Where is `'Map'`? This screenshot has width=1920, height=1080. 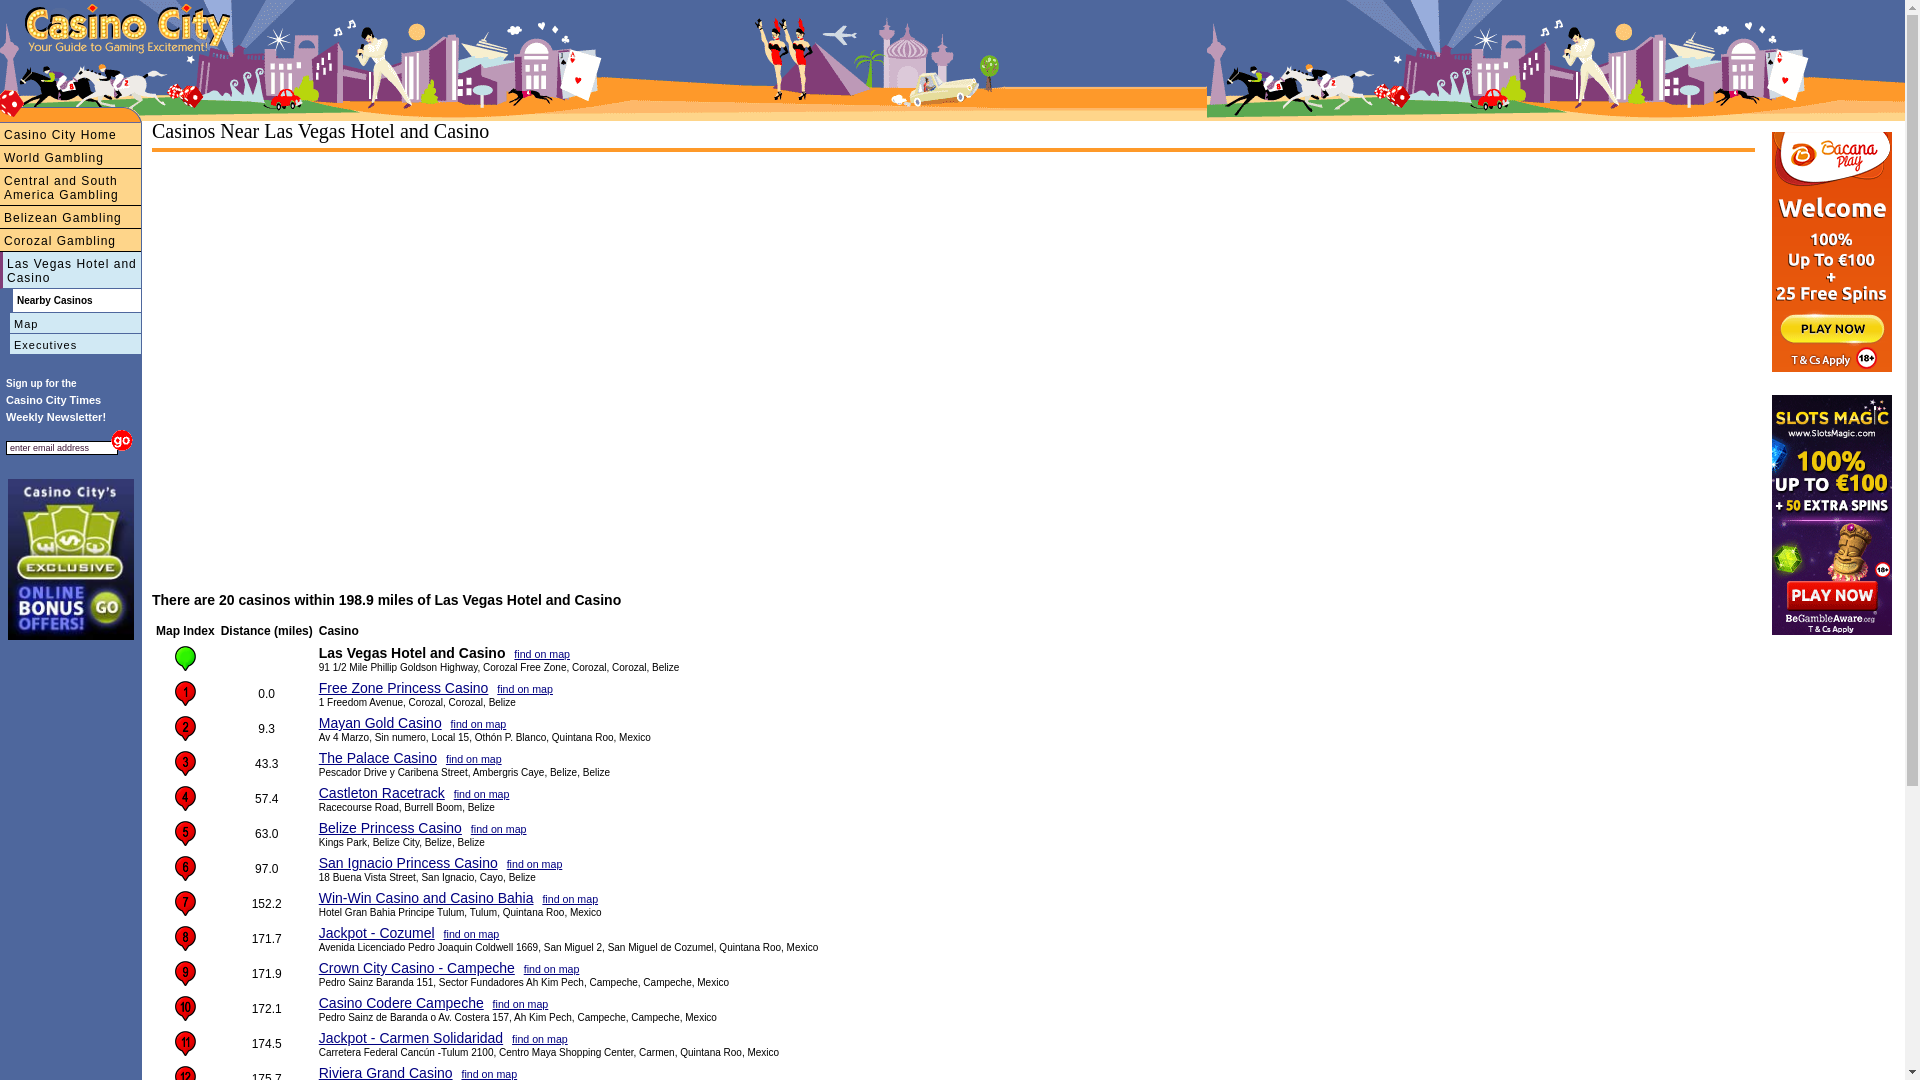 'Map' is located at coordinates (70, 322).